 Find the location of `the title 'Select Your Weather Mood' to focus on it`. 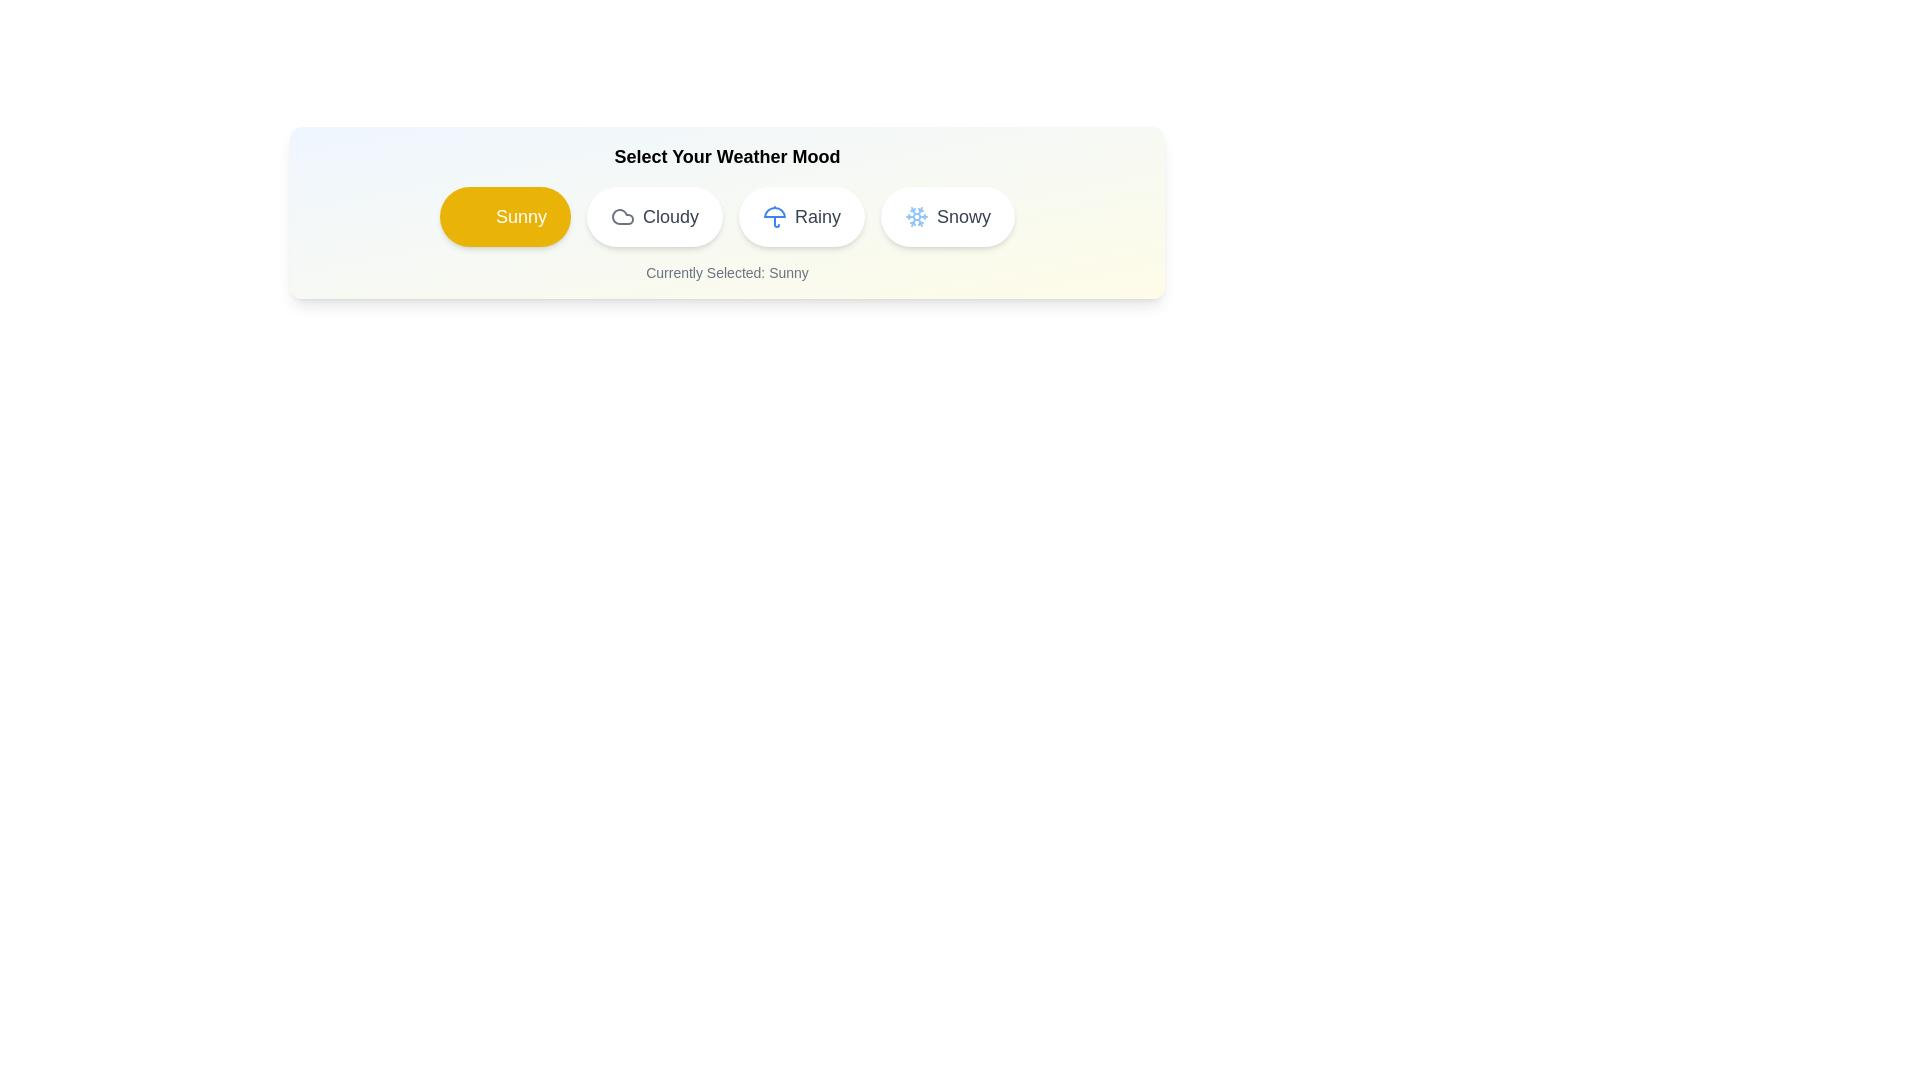

the title 'Select Your Weather Mood' to focus on it is located at coordinates (726, 156).